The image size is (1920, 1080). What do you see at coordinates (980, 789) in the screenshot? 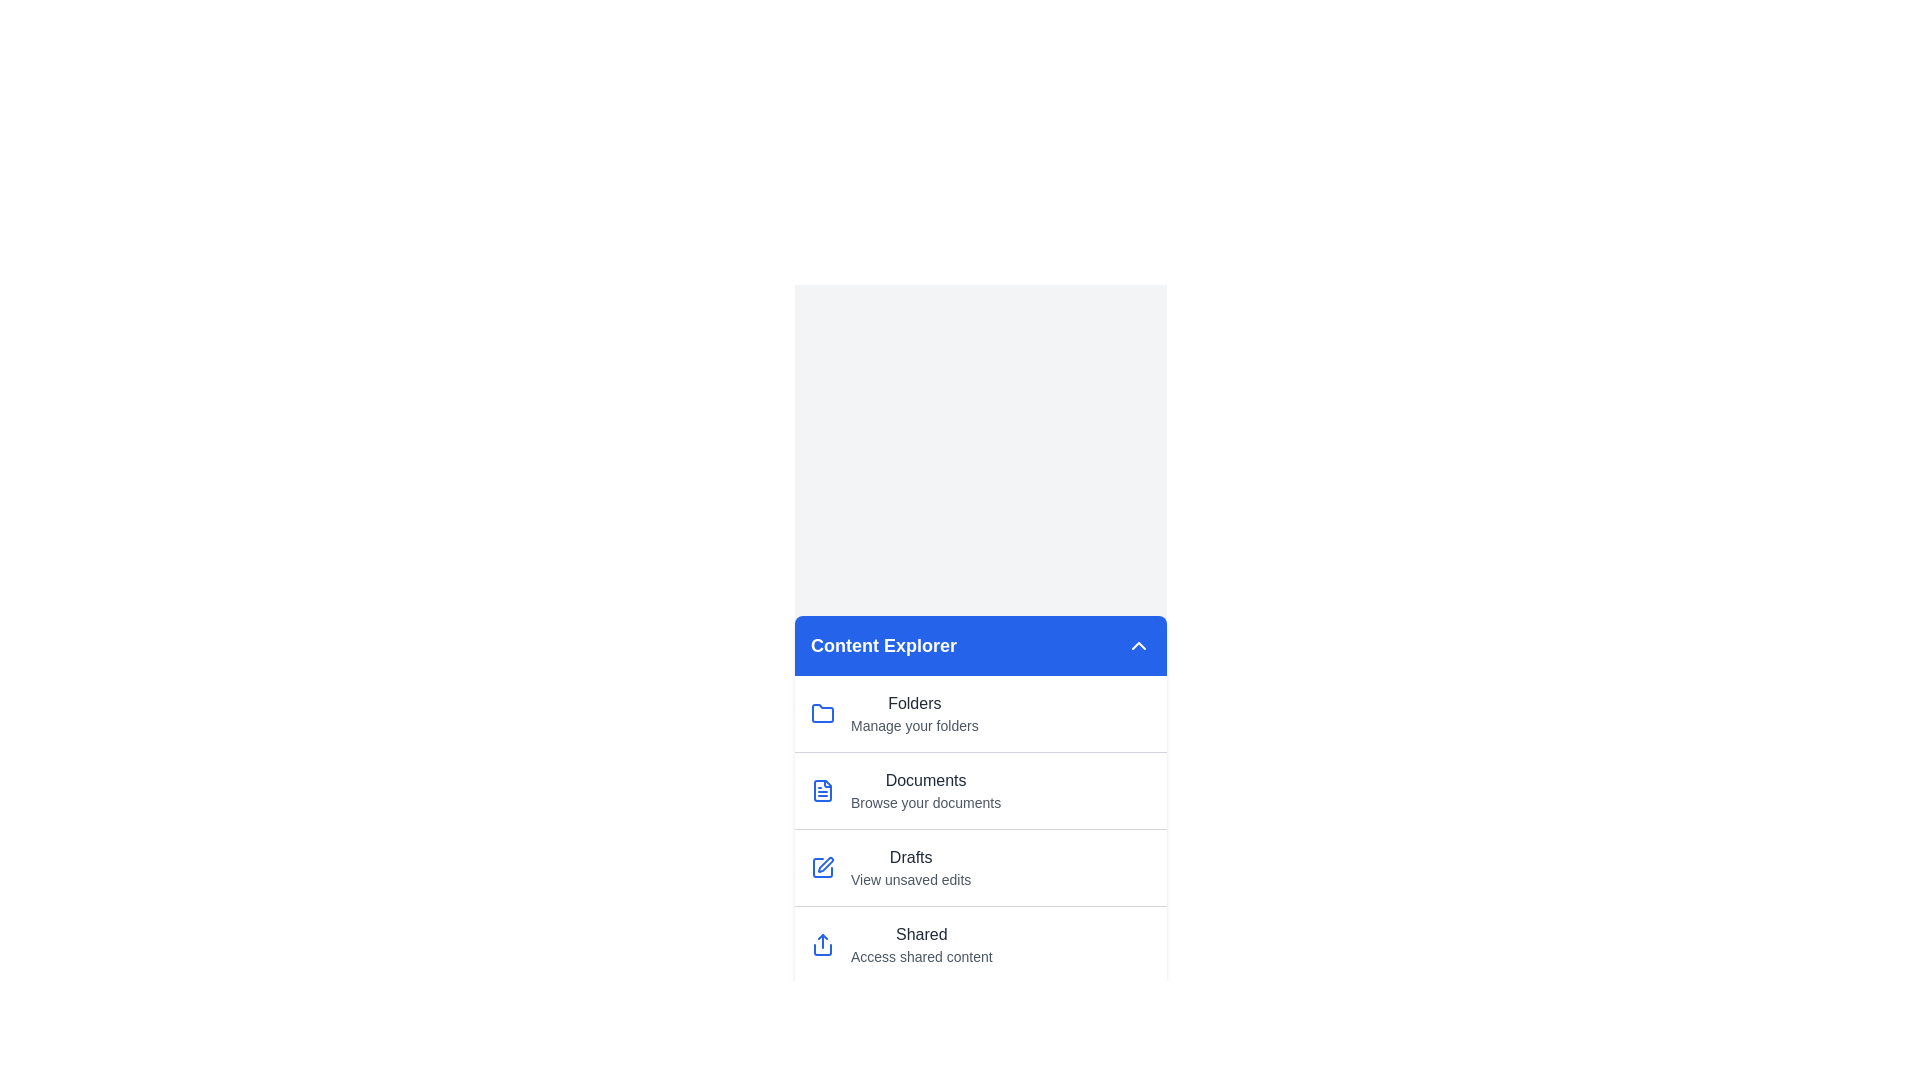
I see `the menu item corresponding to Documents` at bounding box center [980, 789].